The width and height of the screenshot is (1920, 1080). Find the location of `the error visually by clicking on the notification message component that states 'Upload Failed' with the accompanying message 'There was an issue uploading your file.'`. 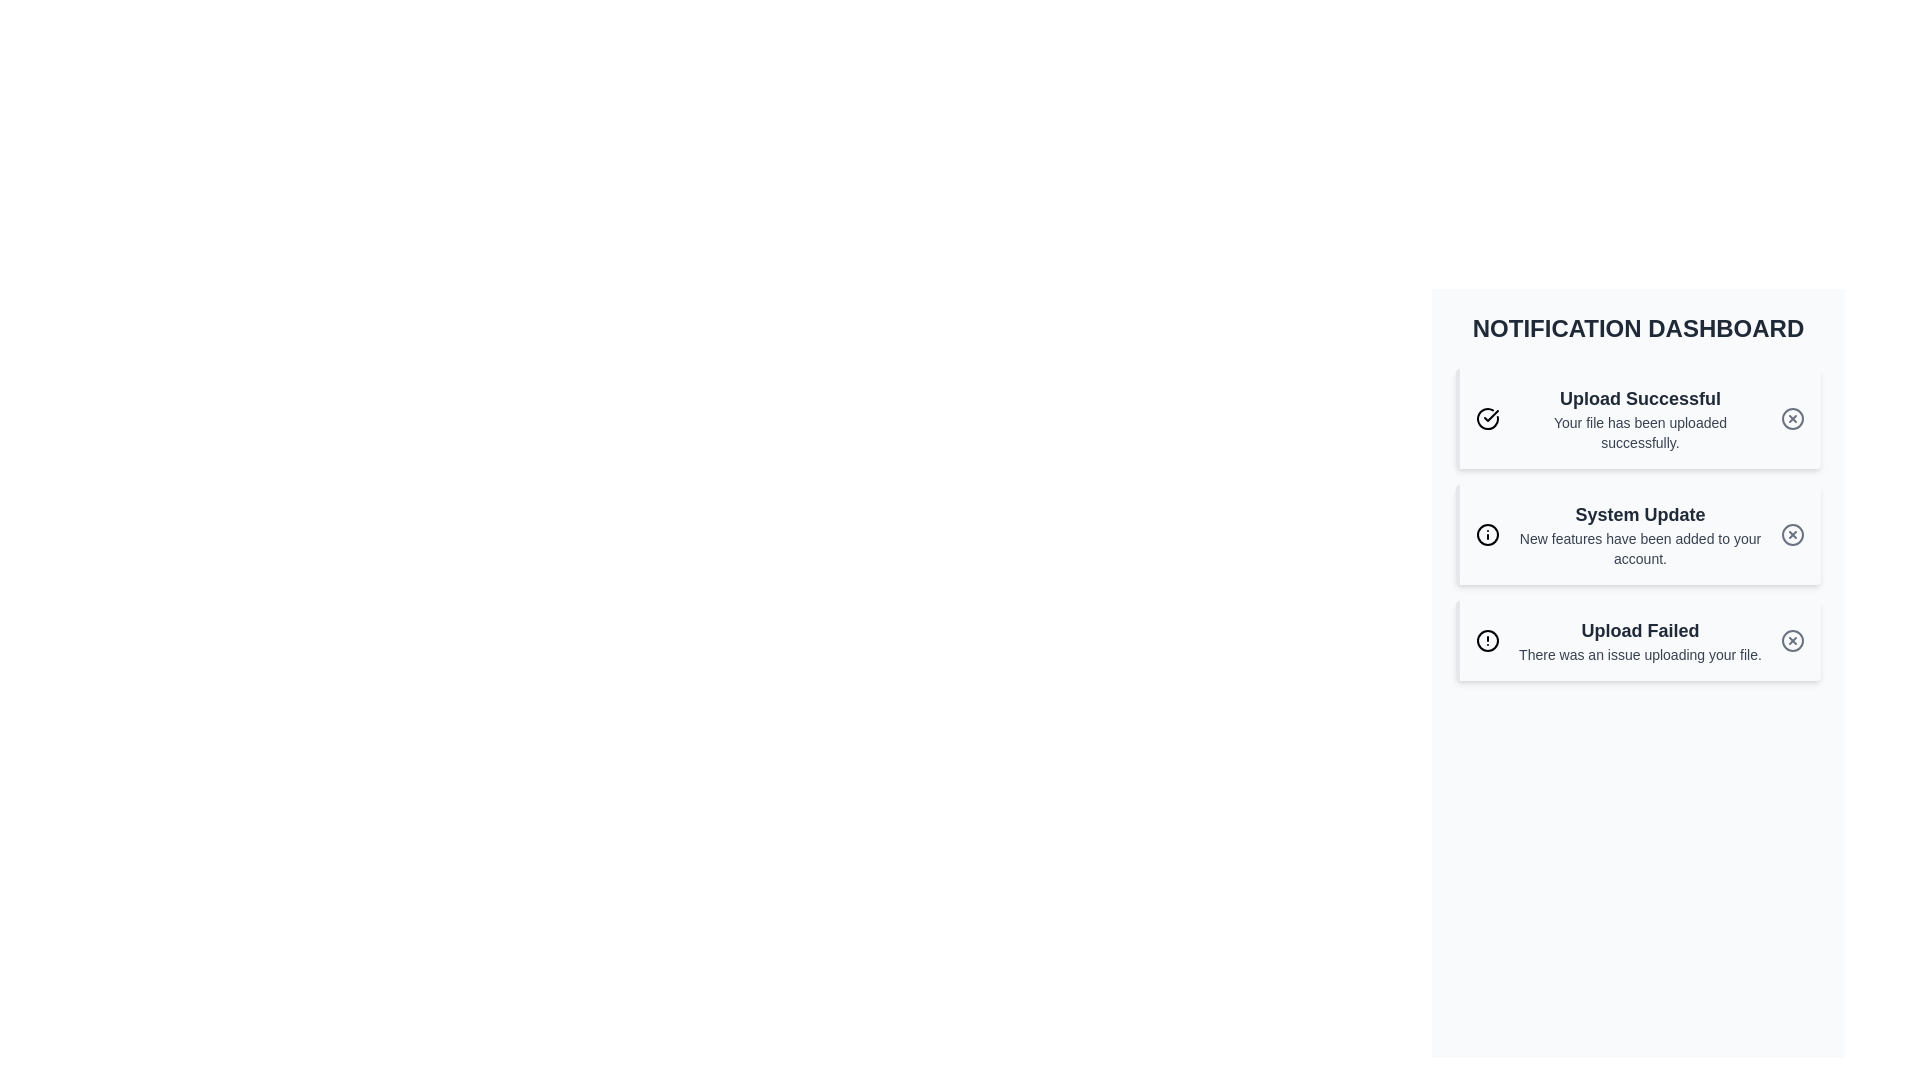

the error visually by clicking on the notification message component that states 'Upload Failed' with the accompanying message 'There was an issue uploading your file.' is located at coordinates (1640, 640).